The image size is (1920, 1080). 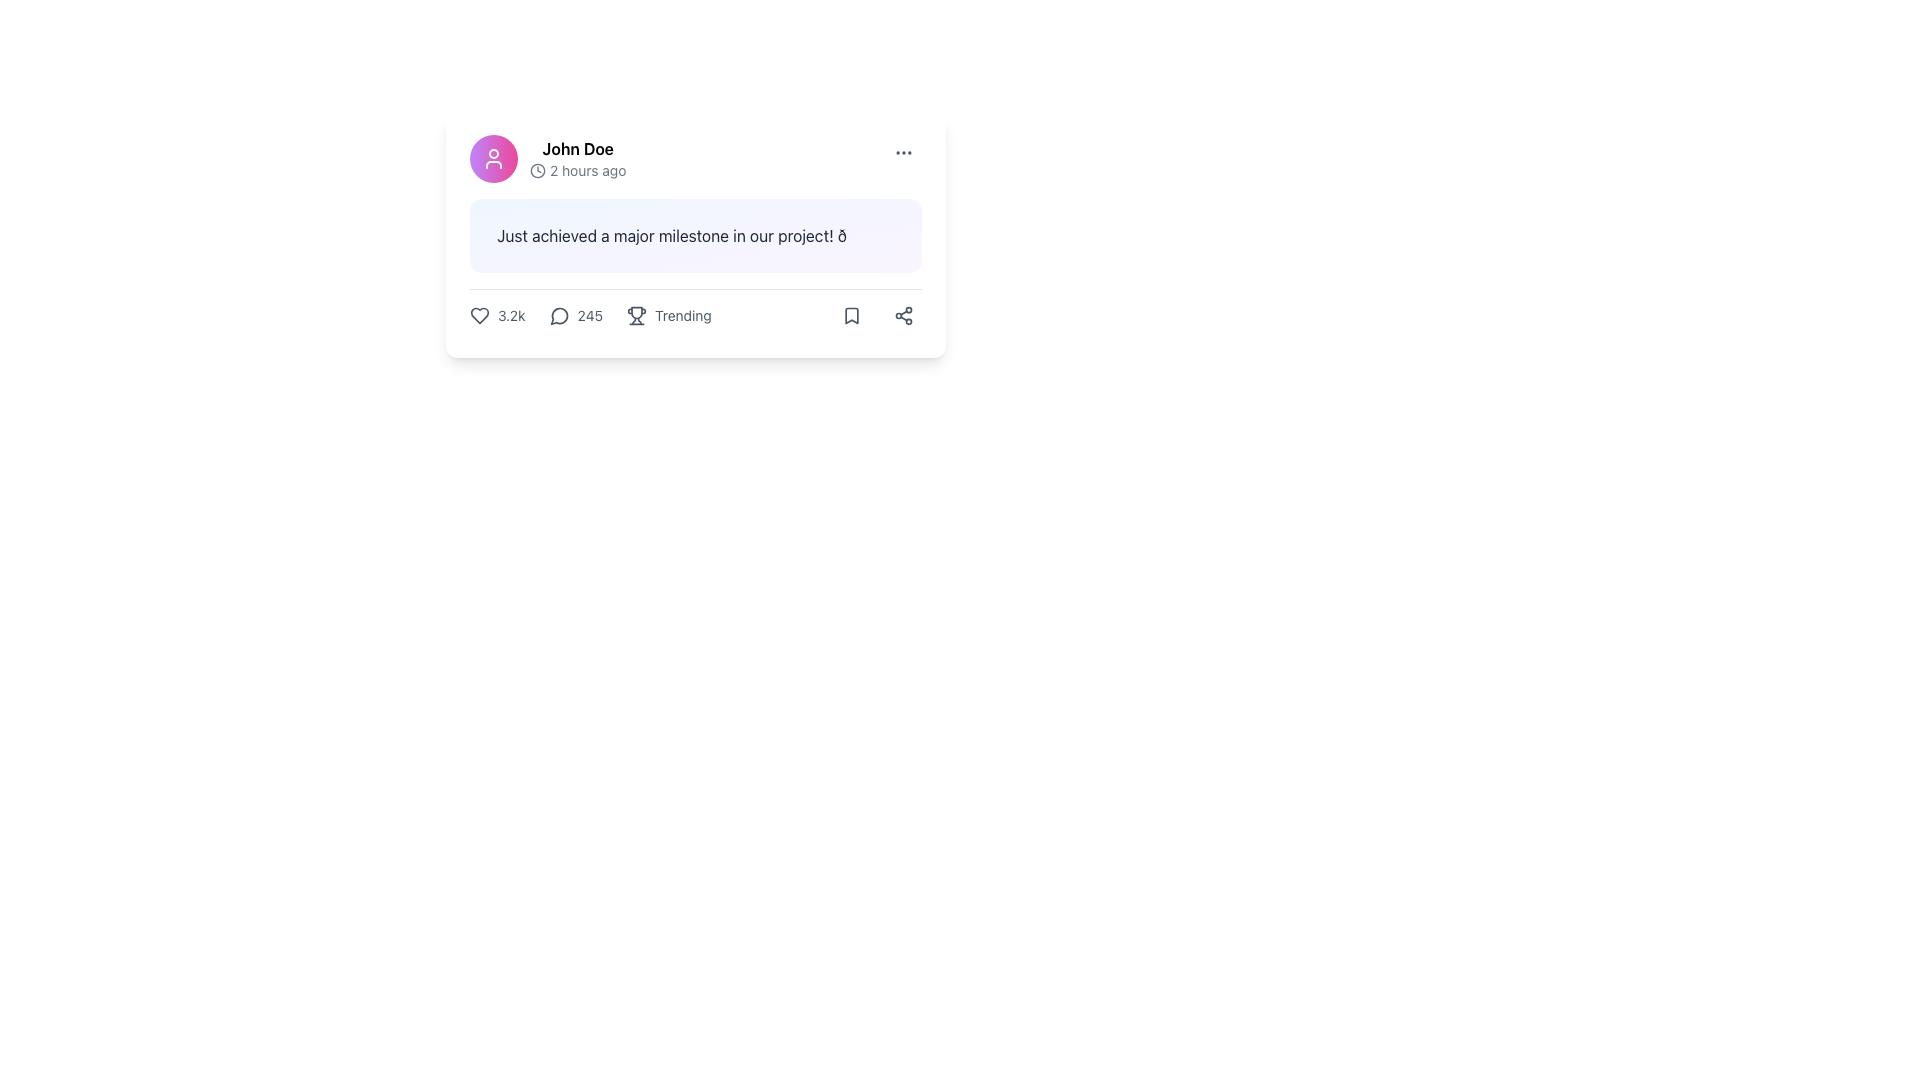 I want to click on the 'John Doe' label, which is a bold text label located above the '2 hours ago' timestamp and adjacent to a pink circular avatar icon, so click(x=576, y=148).